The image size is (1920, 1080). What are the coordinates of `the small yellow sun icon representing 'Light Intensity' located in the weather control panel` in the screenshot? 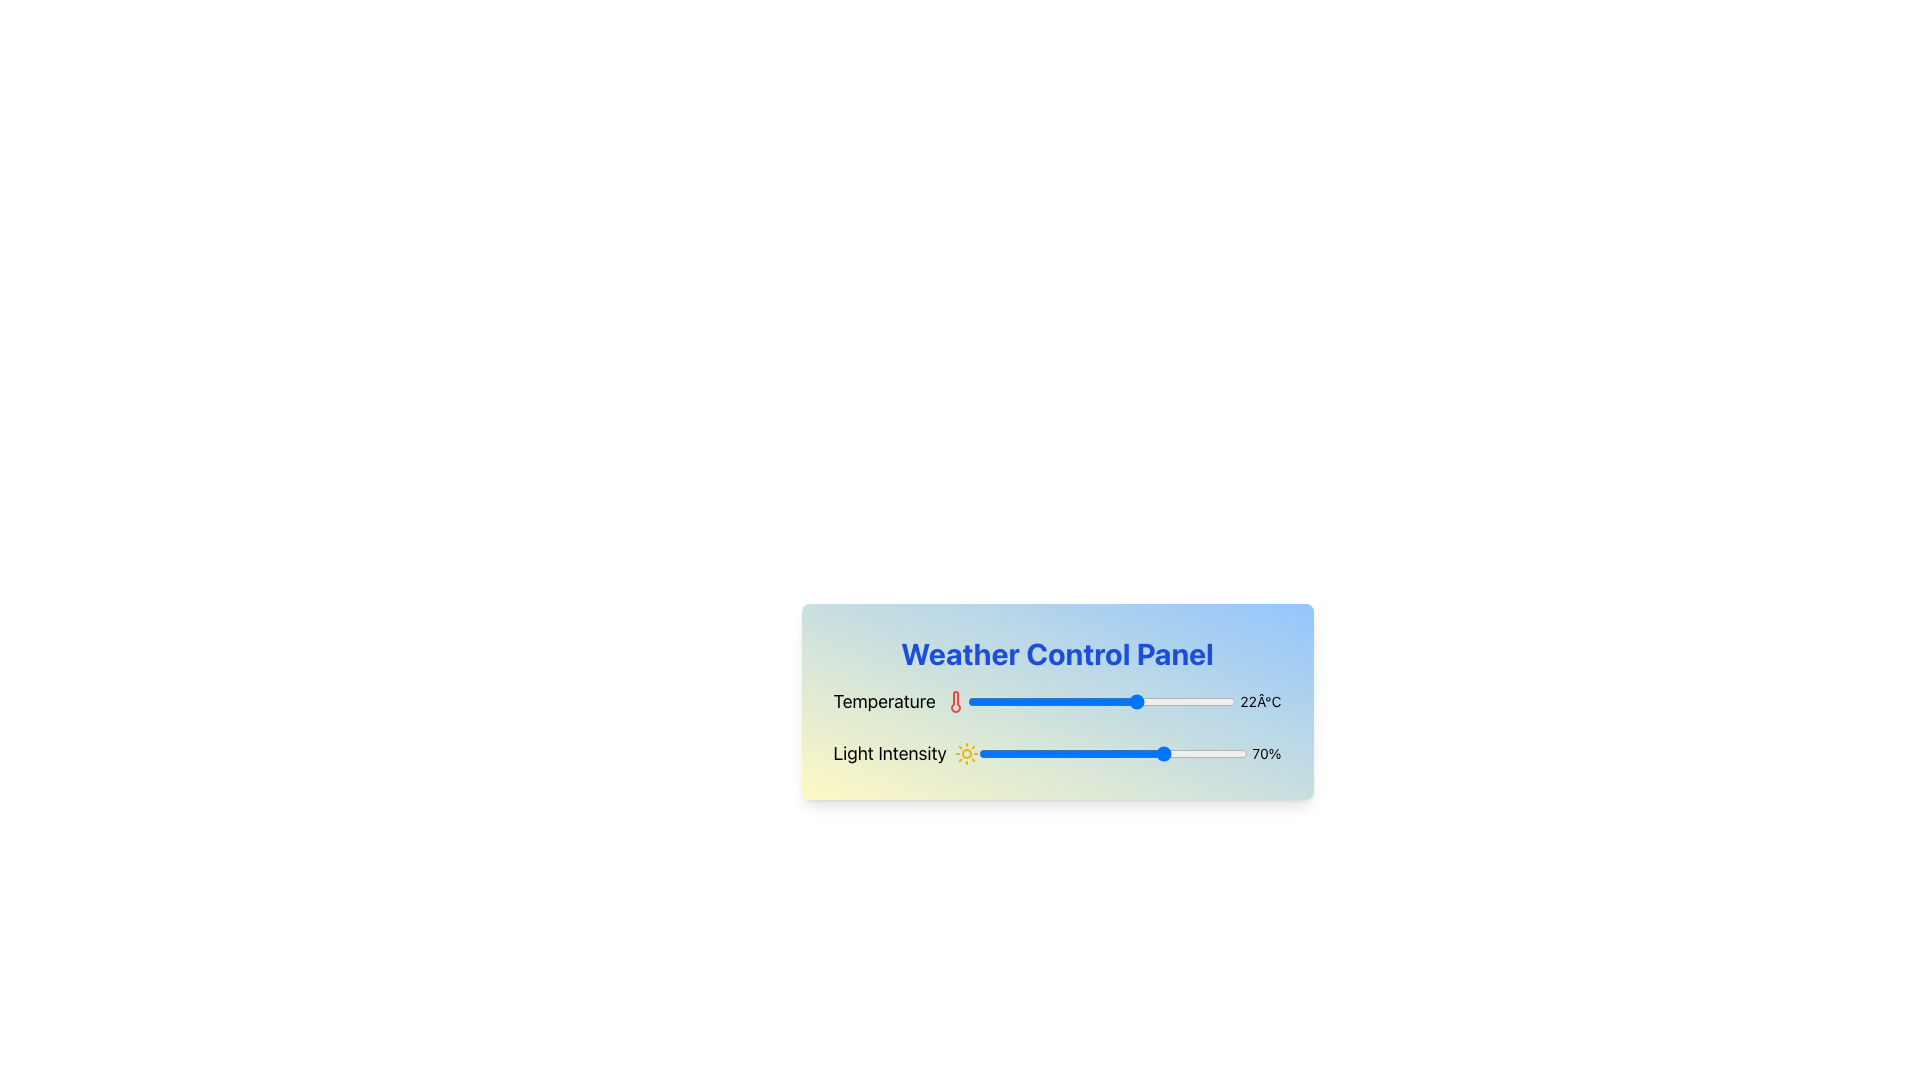 It's located at (966, 753).